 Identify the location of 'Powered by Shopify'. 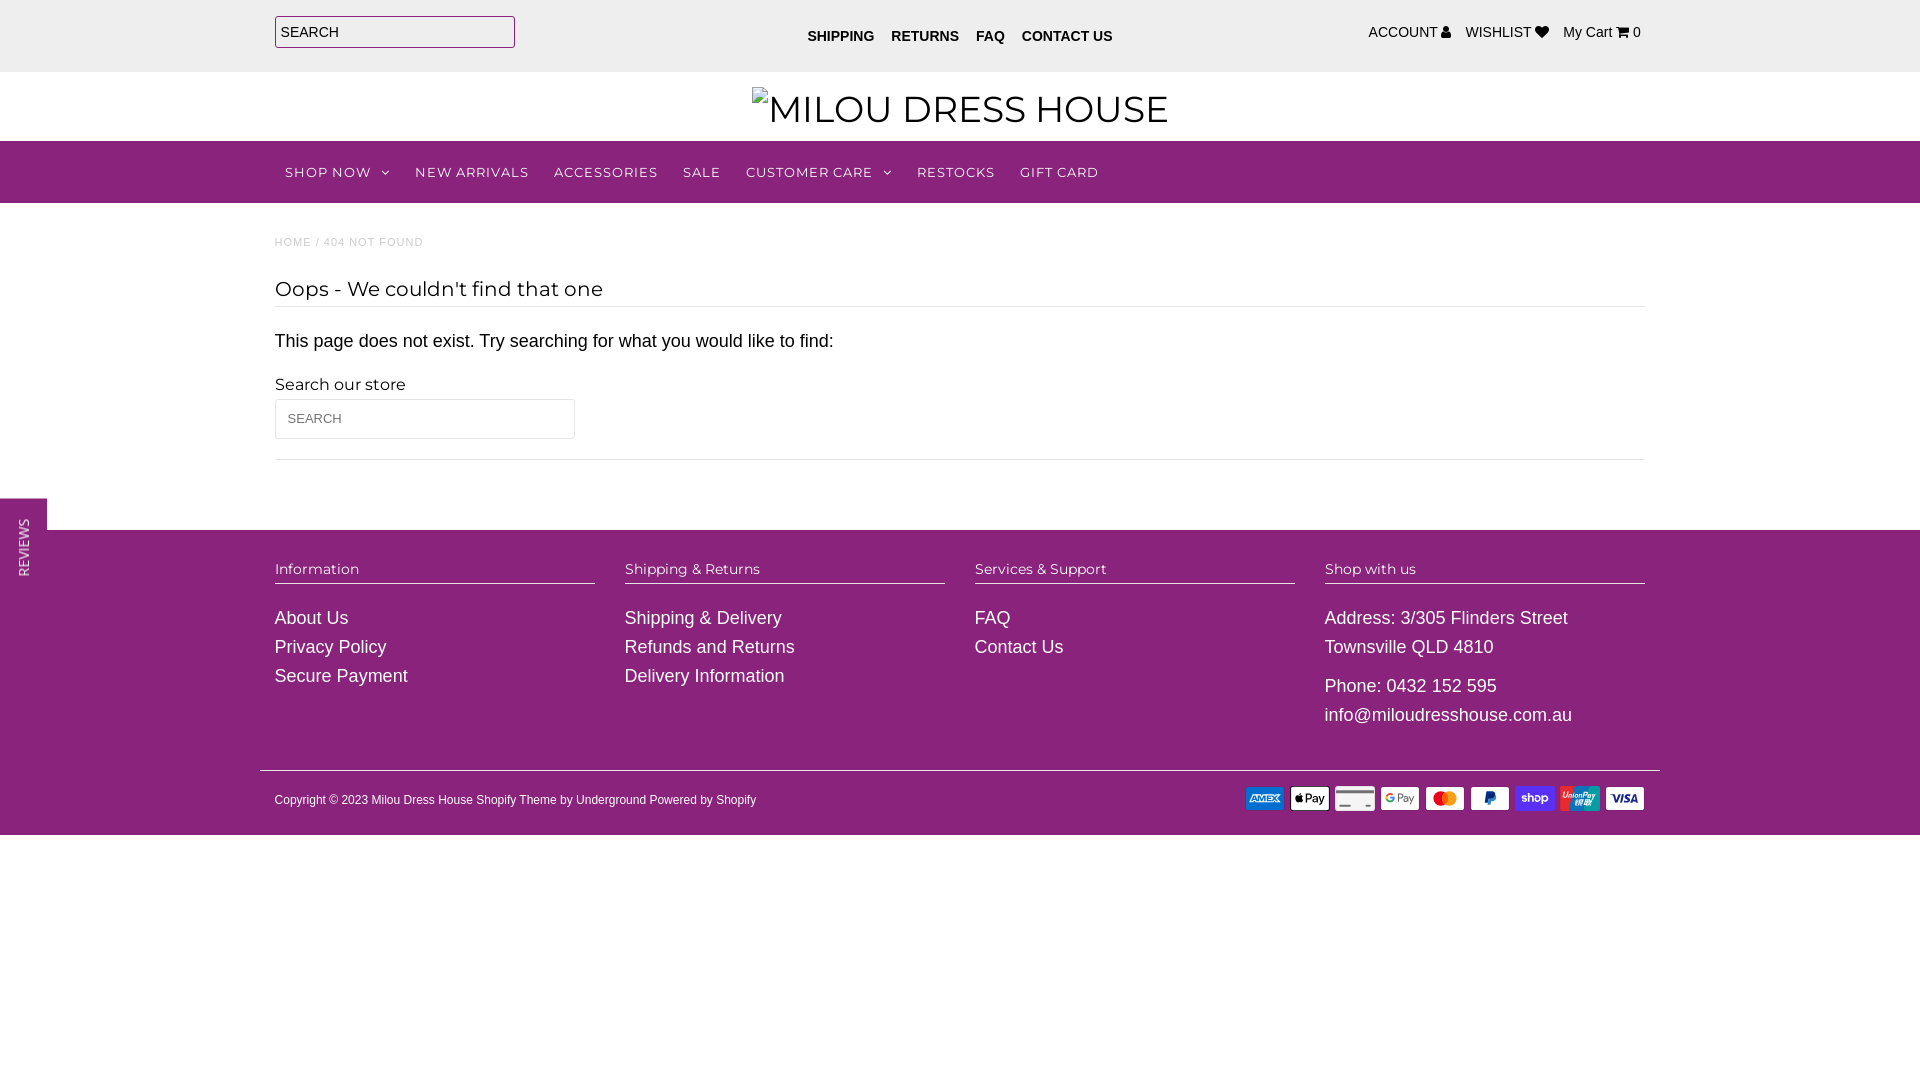
(702, 798).